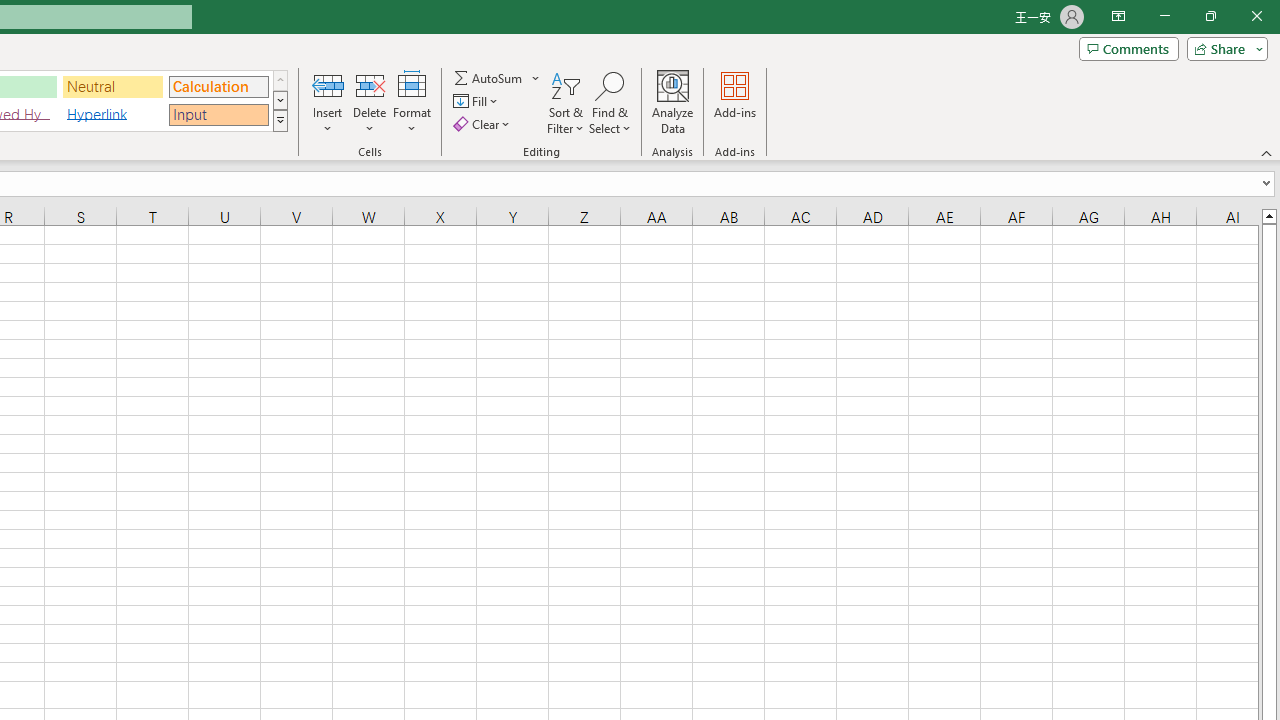  Describe the element at coordinates (328, 84) in the screenshot. I see `'Insert Cells'` at that location.